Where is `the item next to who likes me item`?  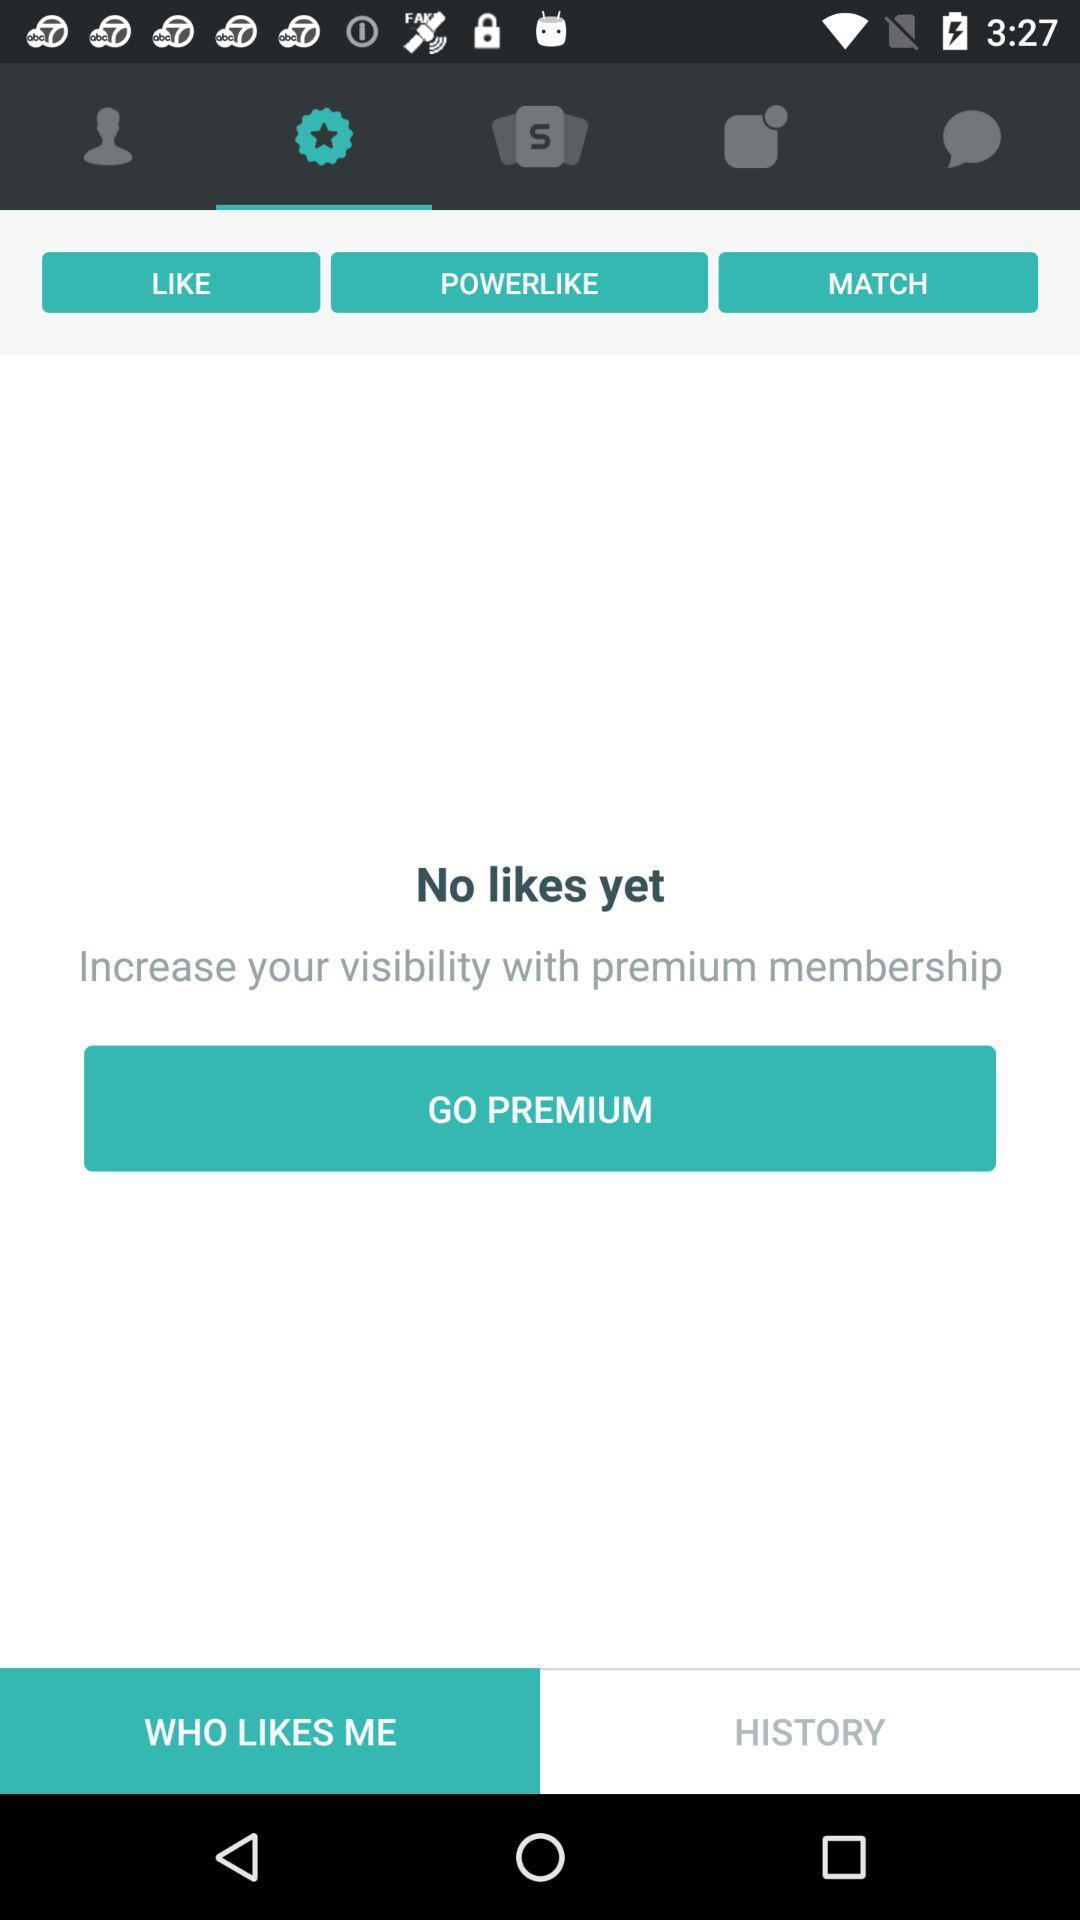
the item next to who likes me item is located at coordinates (810, 1730).